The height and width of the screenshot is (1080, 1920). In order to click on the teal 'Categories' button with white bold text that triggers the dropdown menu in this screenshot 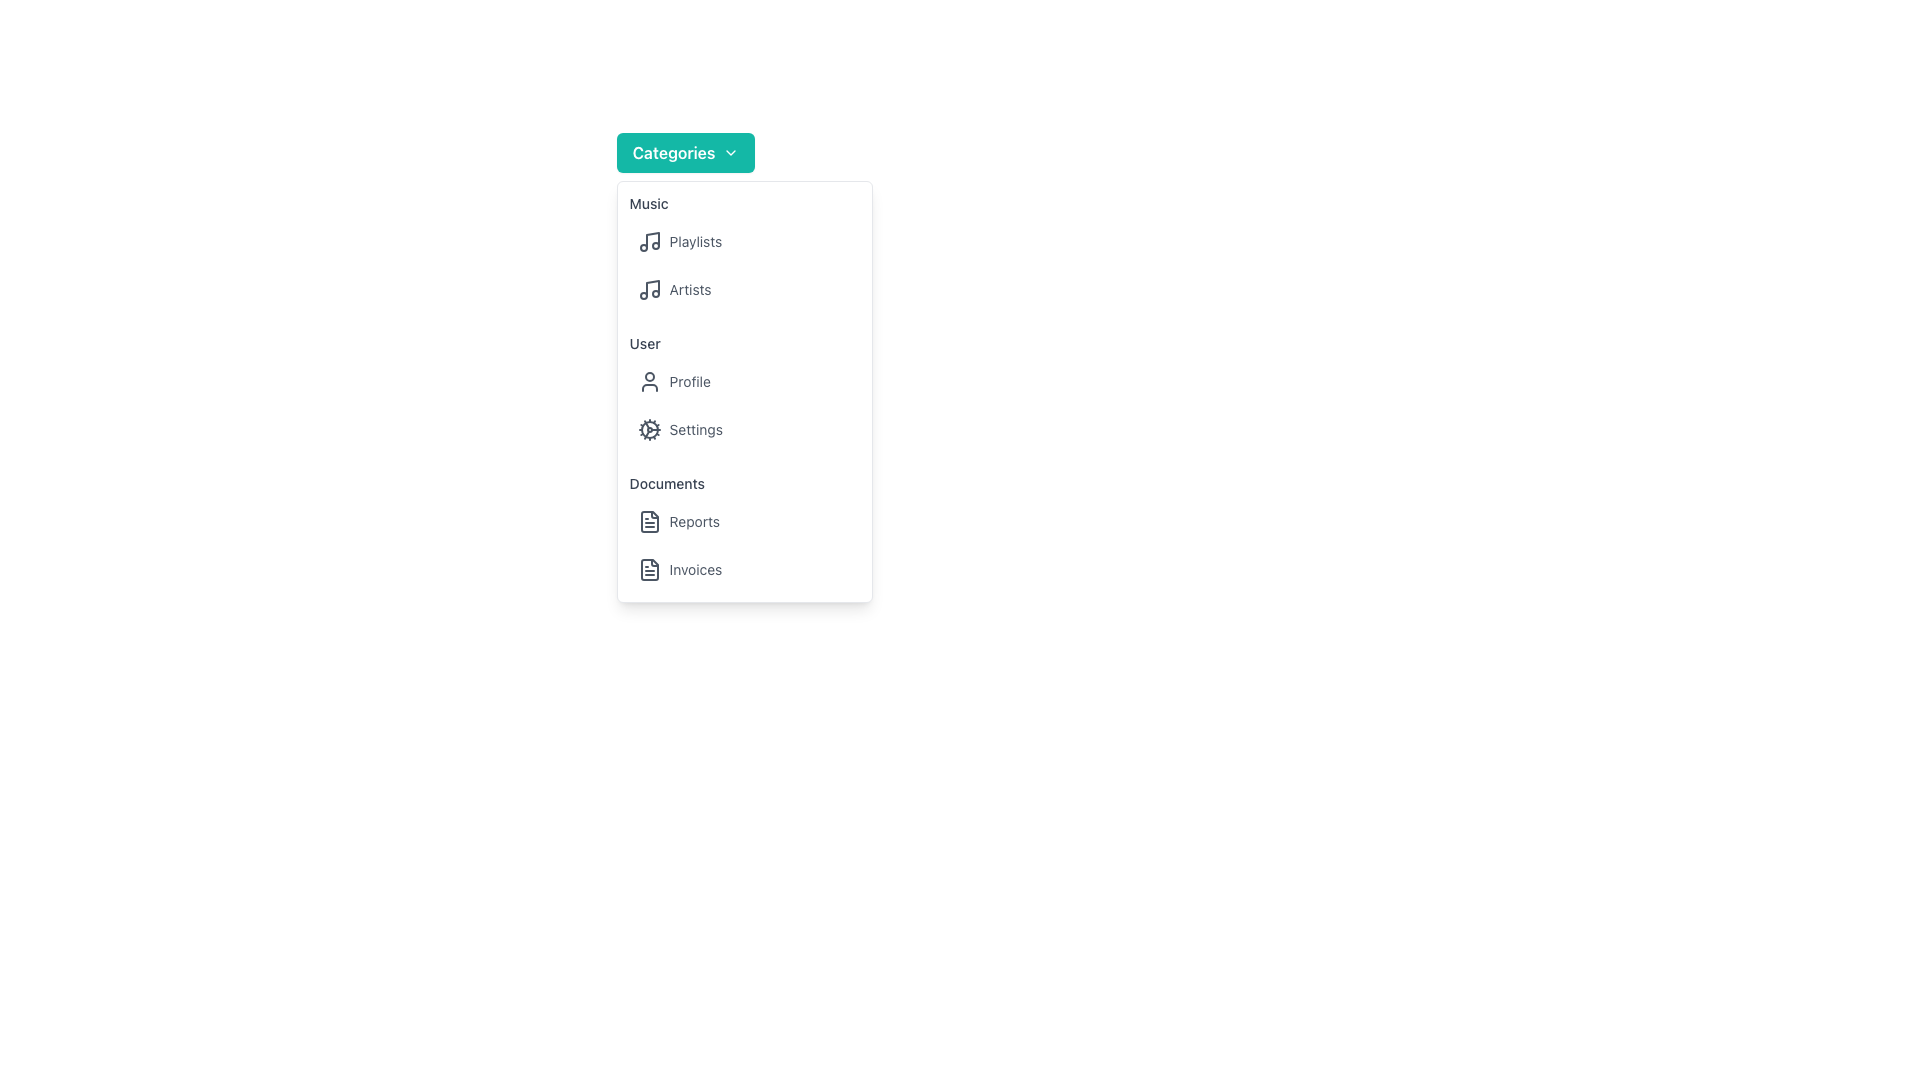, I will do `click(686, 152)`.